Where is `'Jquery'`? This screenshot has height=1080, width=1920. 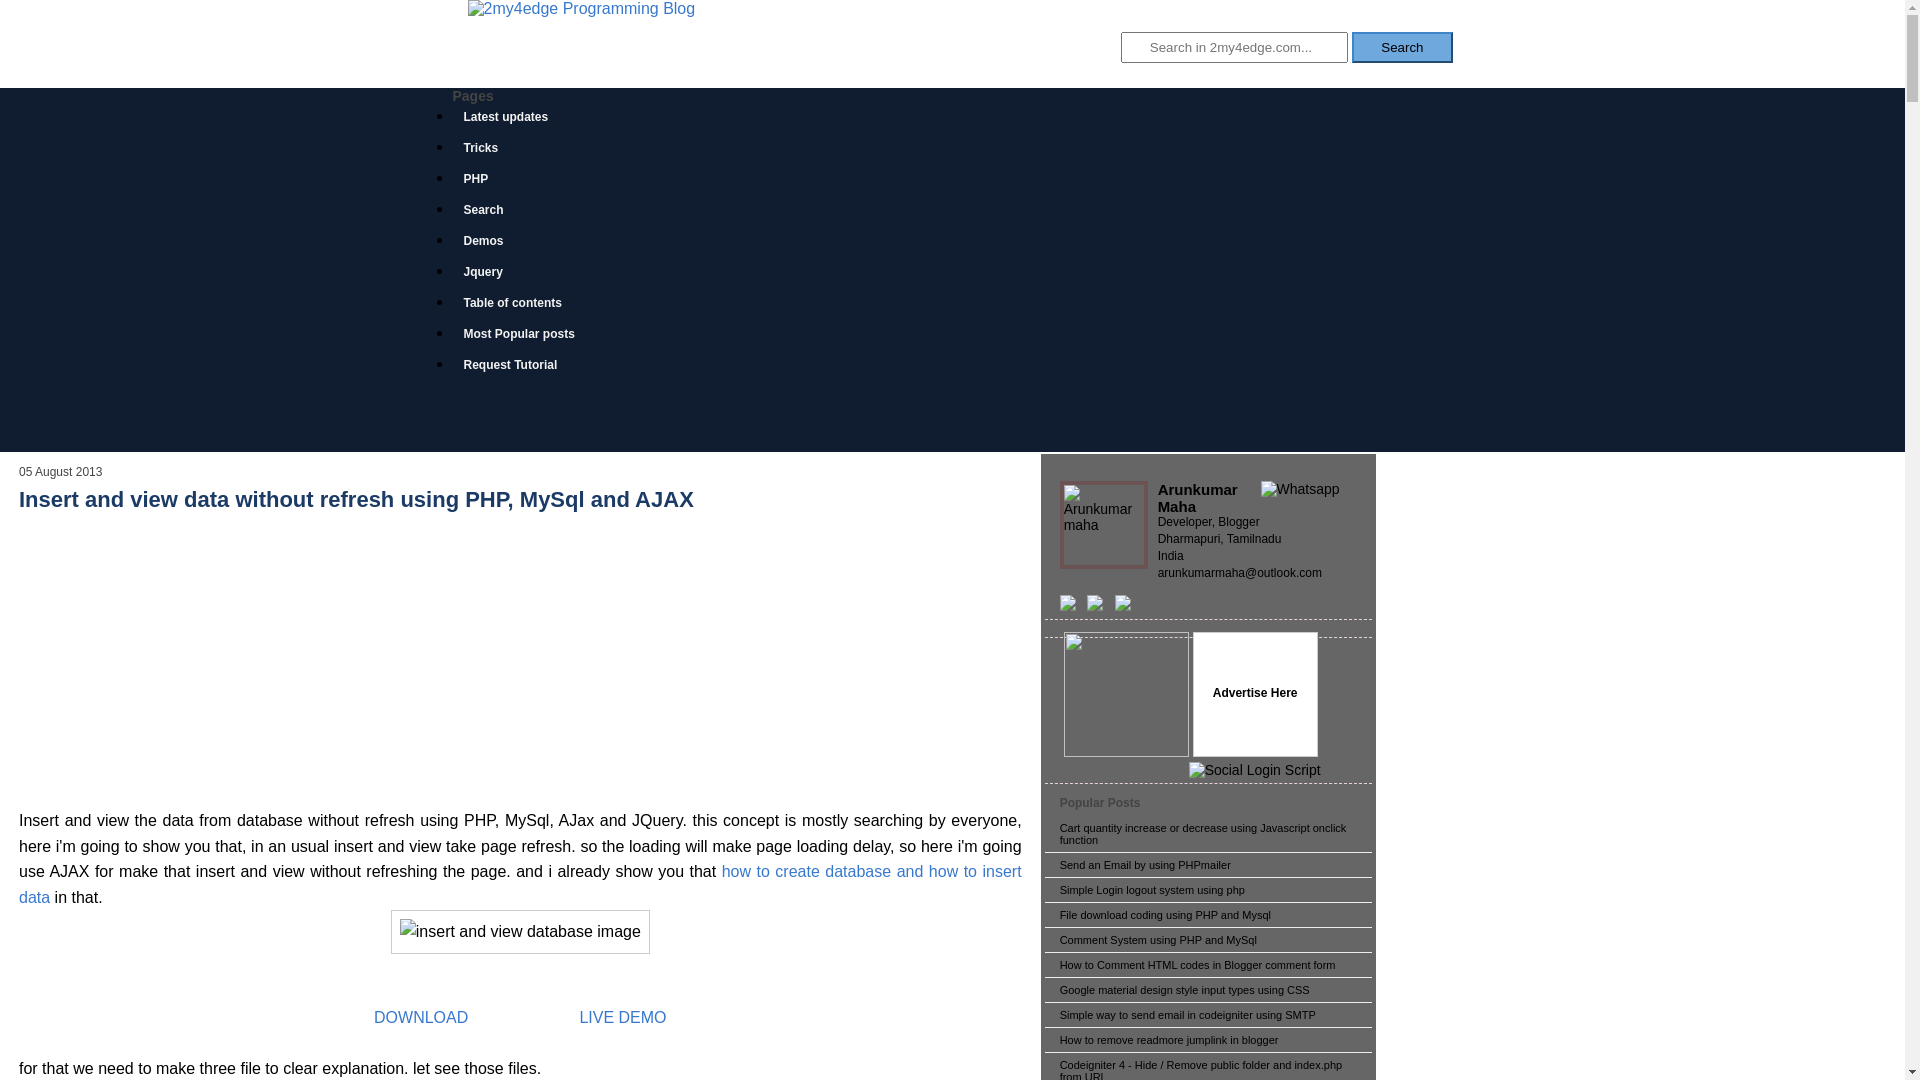
'Jquery' is located at coordinates (450, 274).